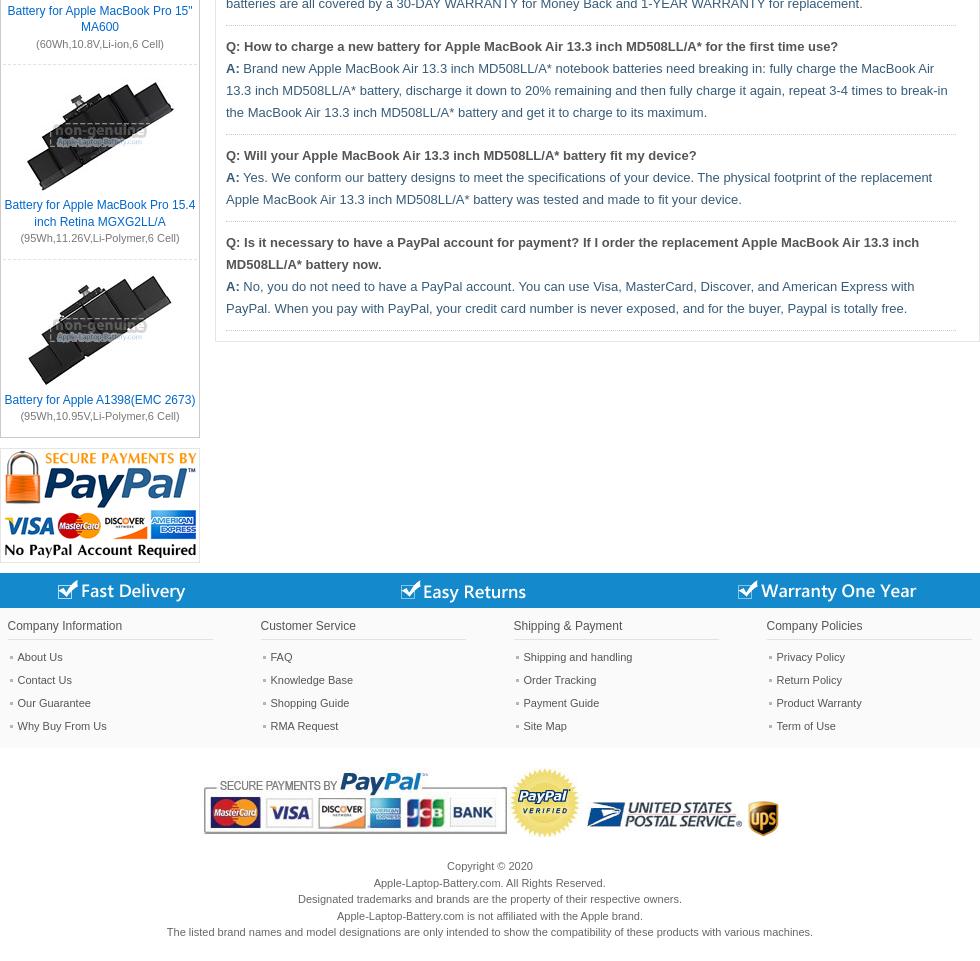 This screenshot has height=961, width=980. I want to click on 'Shipping and handling', so click(523, 656).